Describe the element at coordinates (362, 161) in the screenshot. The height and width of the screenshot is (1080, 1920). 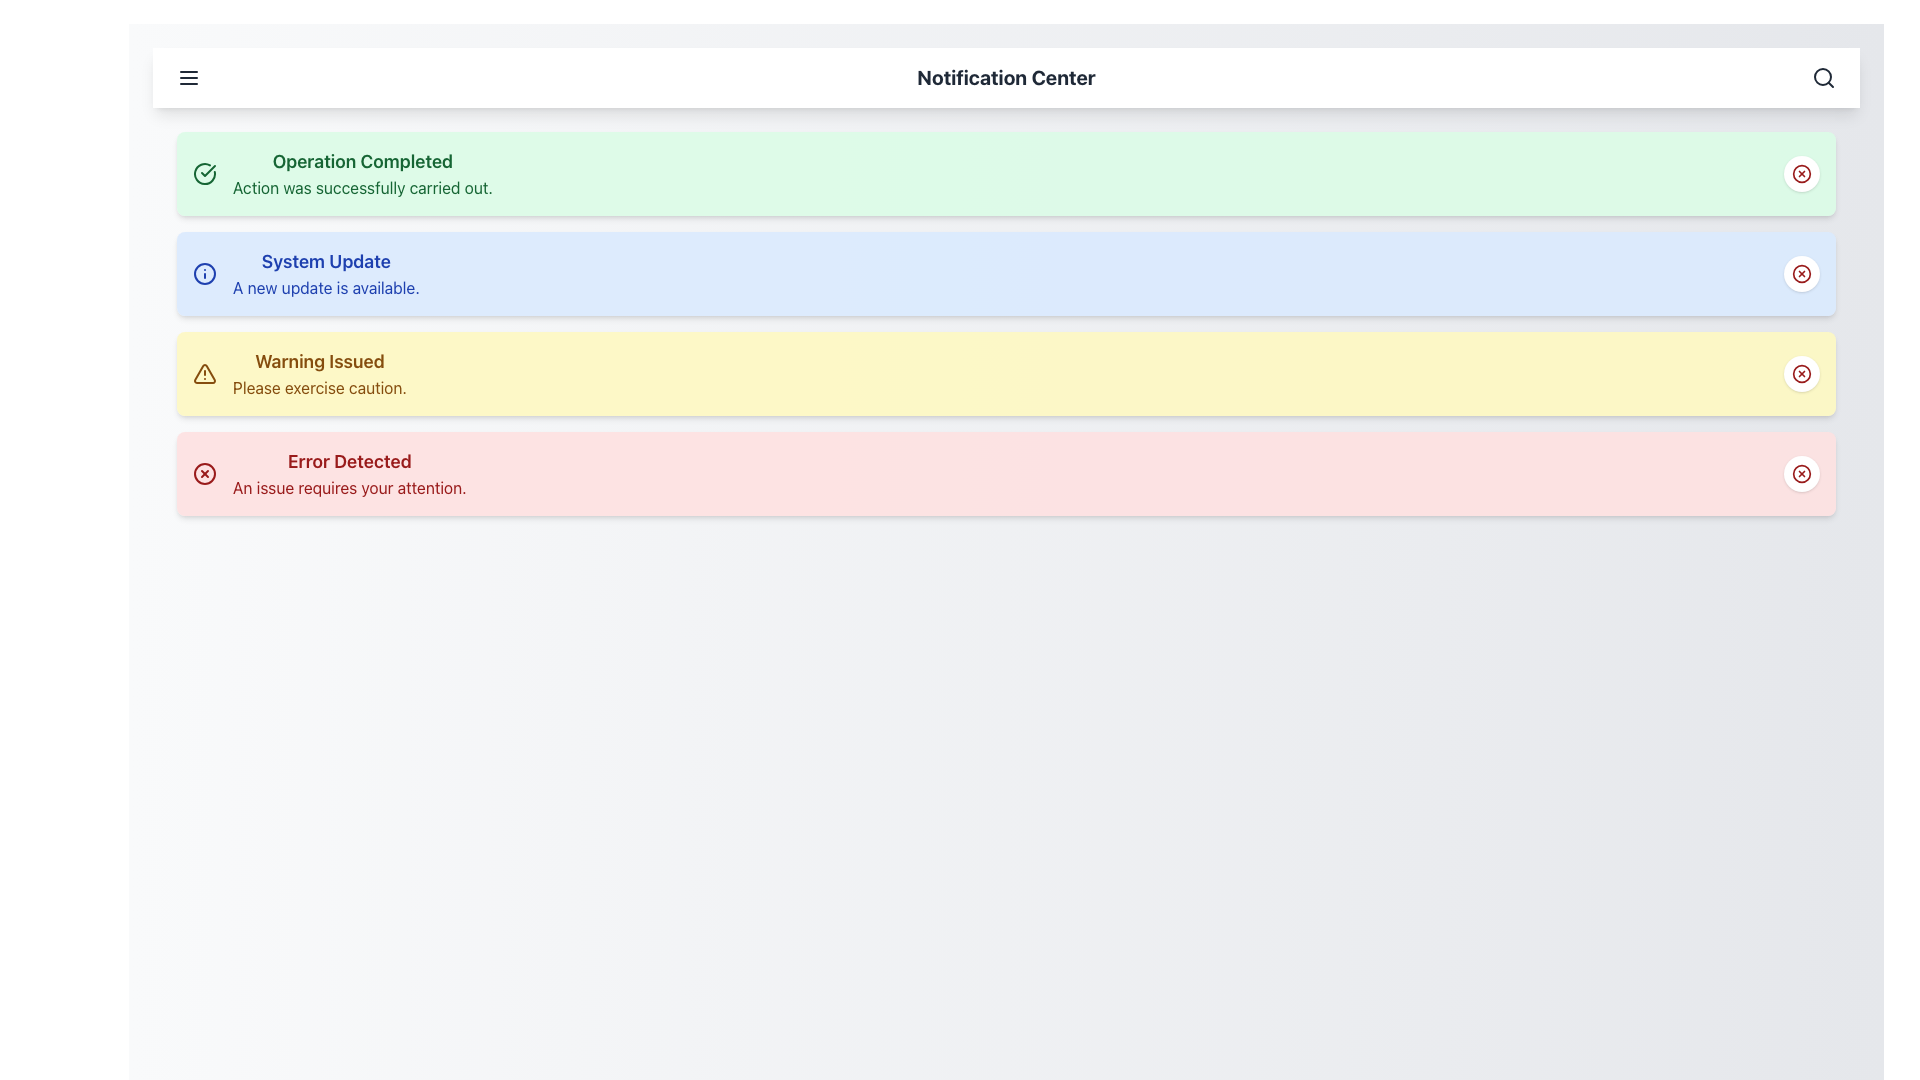
I see `the text label at the top-left of the green notification card, which indicates a successful operation completion` at that location.